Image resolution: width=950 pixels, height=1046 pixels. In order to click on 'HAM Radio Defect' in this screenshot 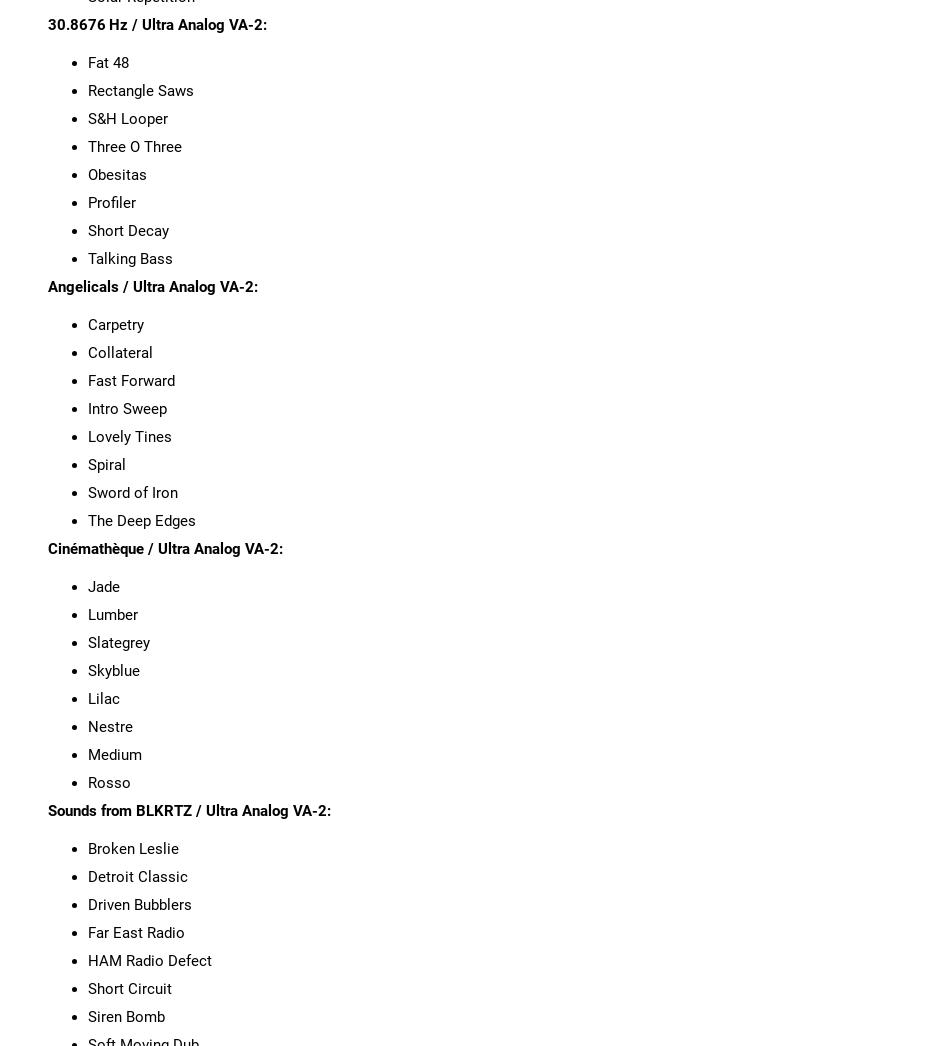, I will do `click(148, 959)`.